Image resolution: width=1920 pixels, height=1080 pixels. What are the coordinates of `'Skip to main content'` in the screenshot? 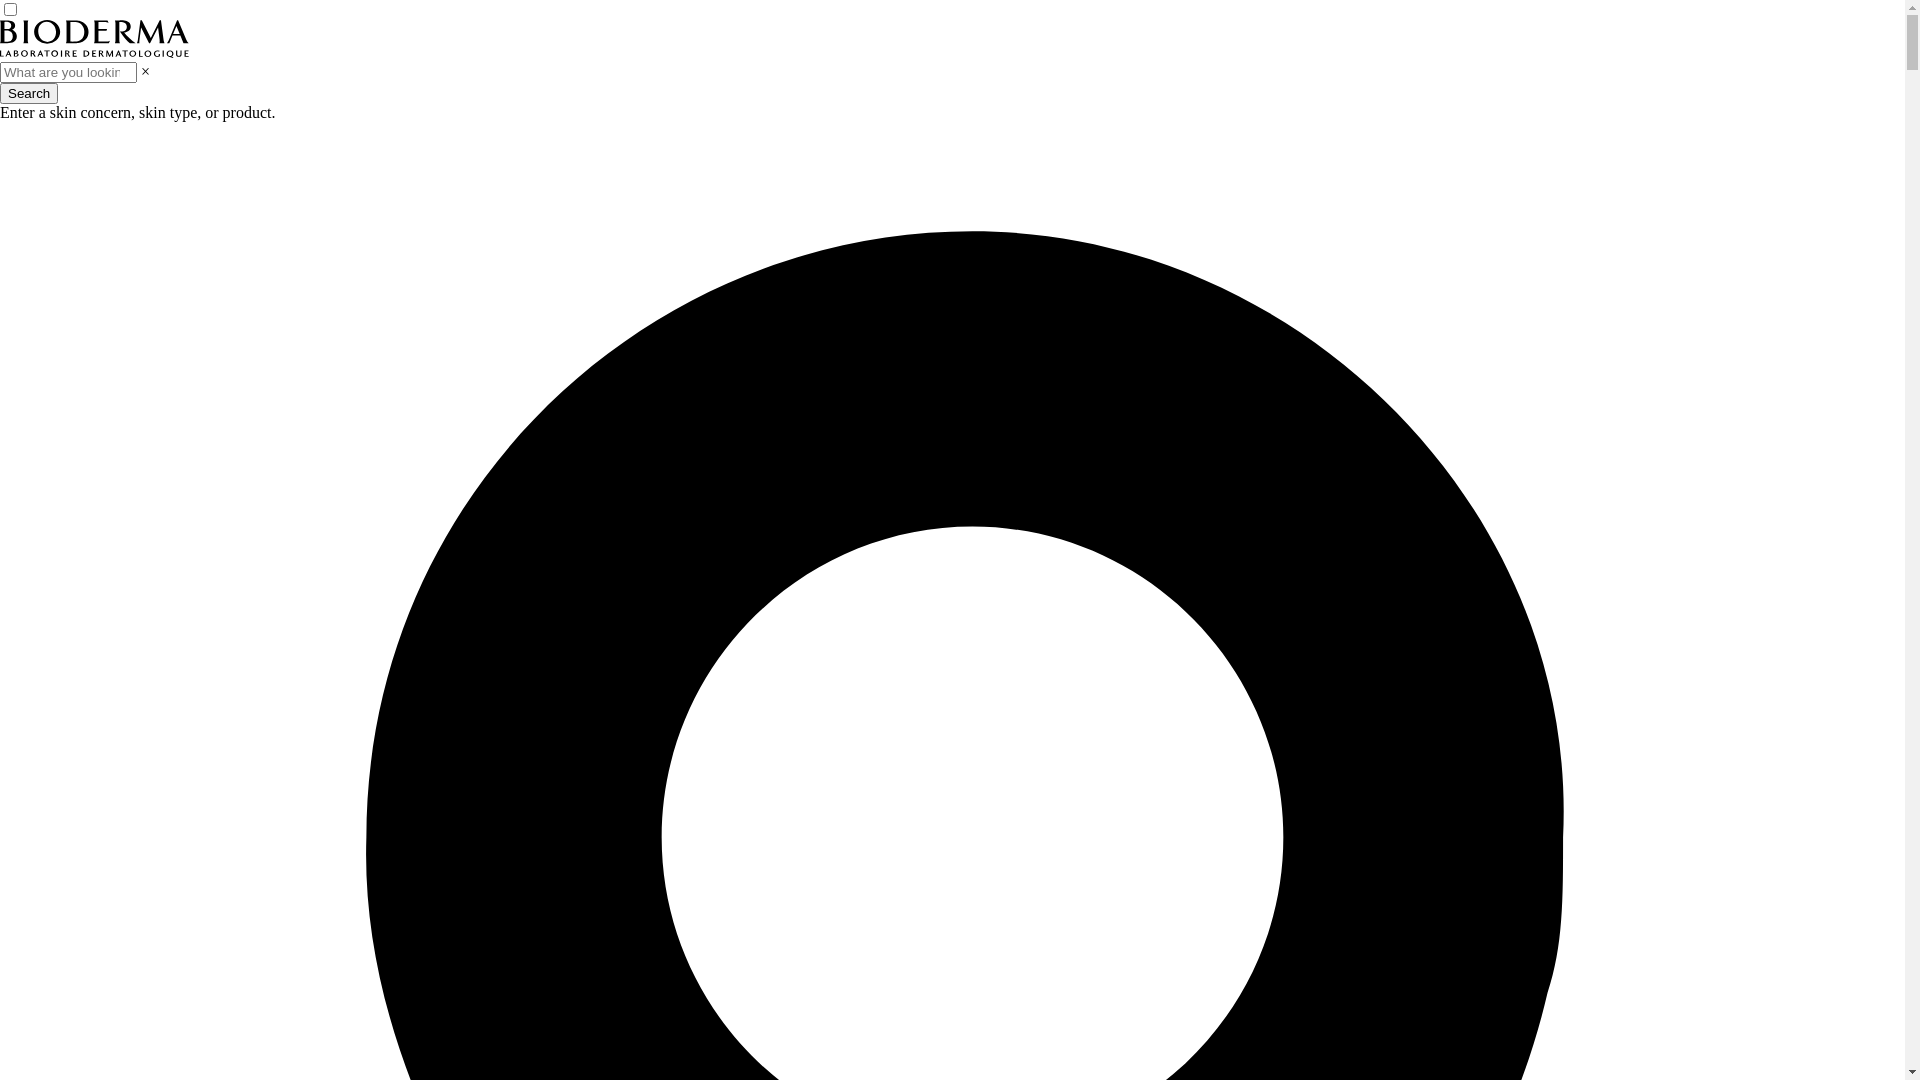 It's located at (0, 0).